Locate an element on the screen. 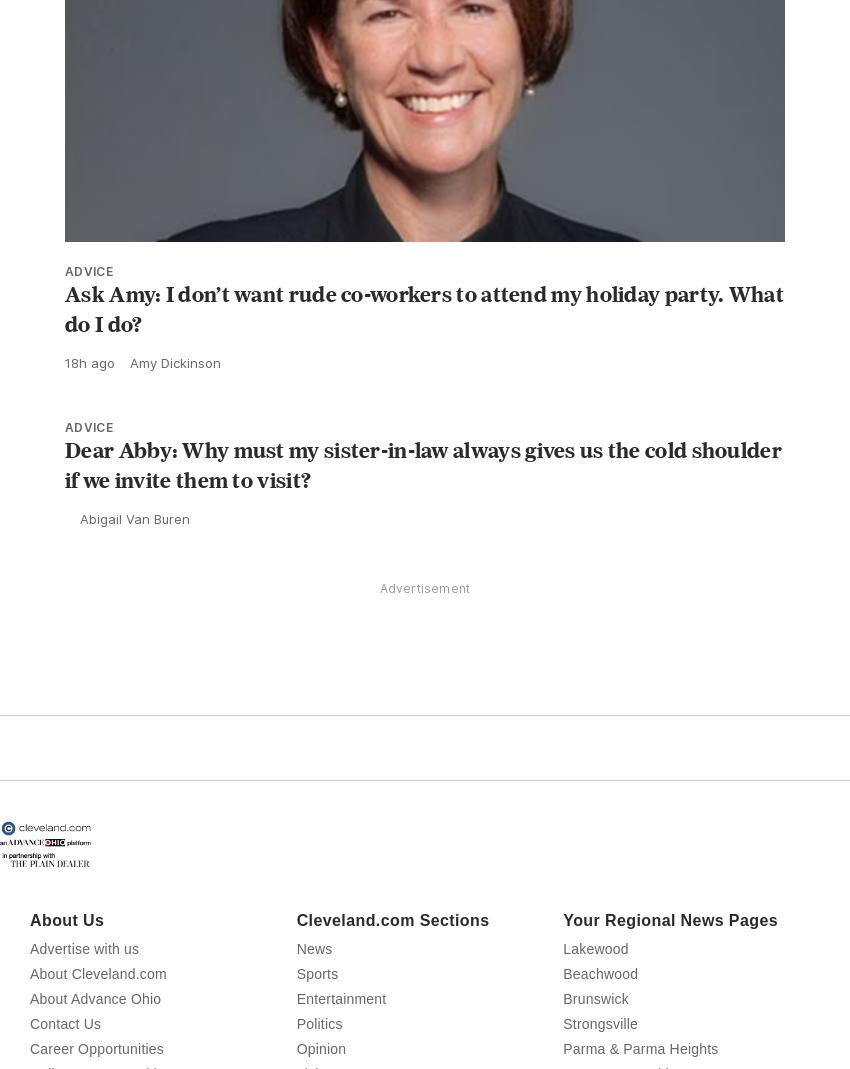 This screenshot has height=1069, width=850. 'Dear Abby: Why must my sister-in-law always gives us the cold shoulder if we invite them to visit?' is located at coordinates (423, 507).